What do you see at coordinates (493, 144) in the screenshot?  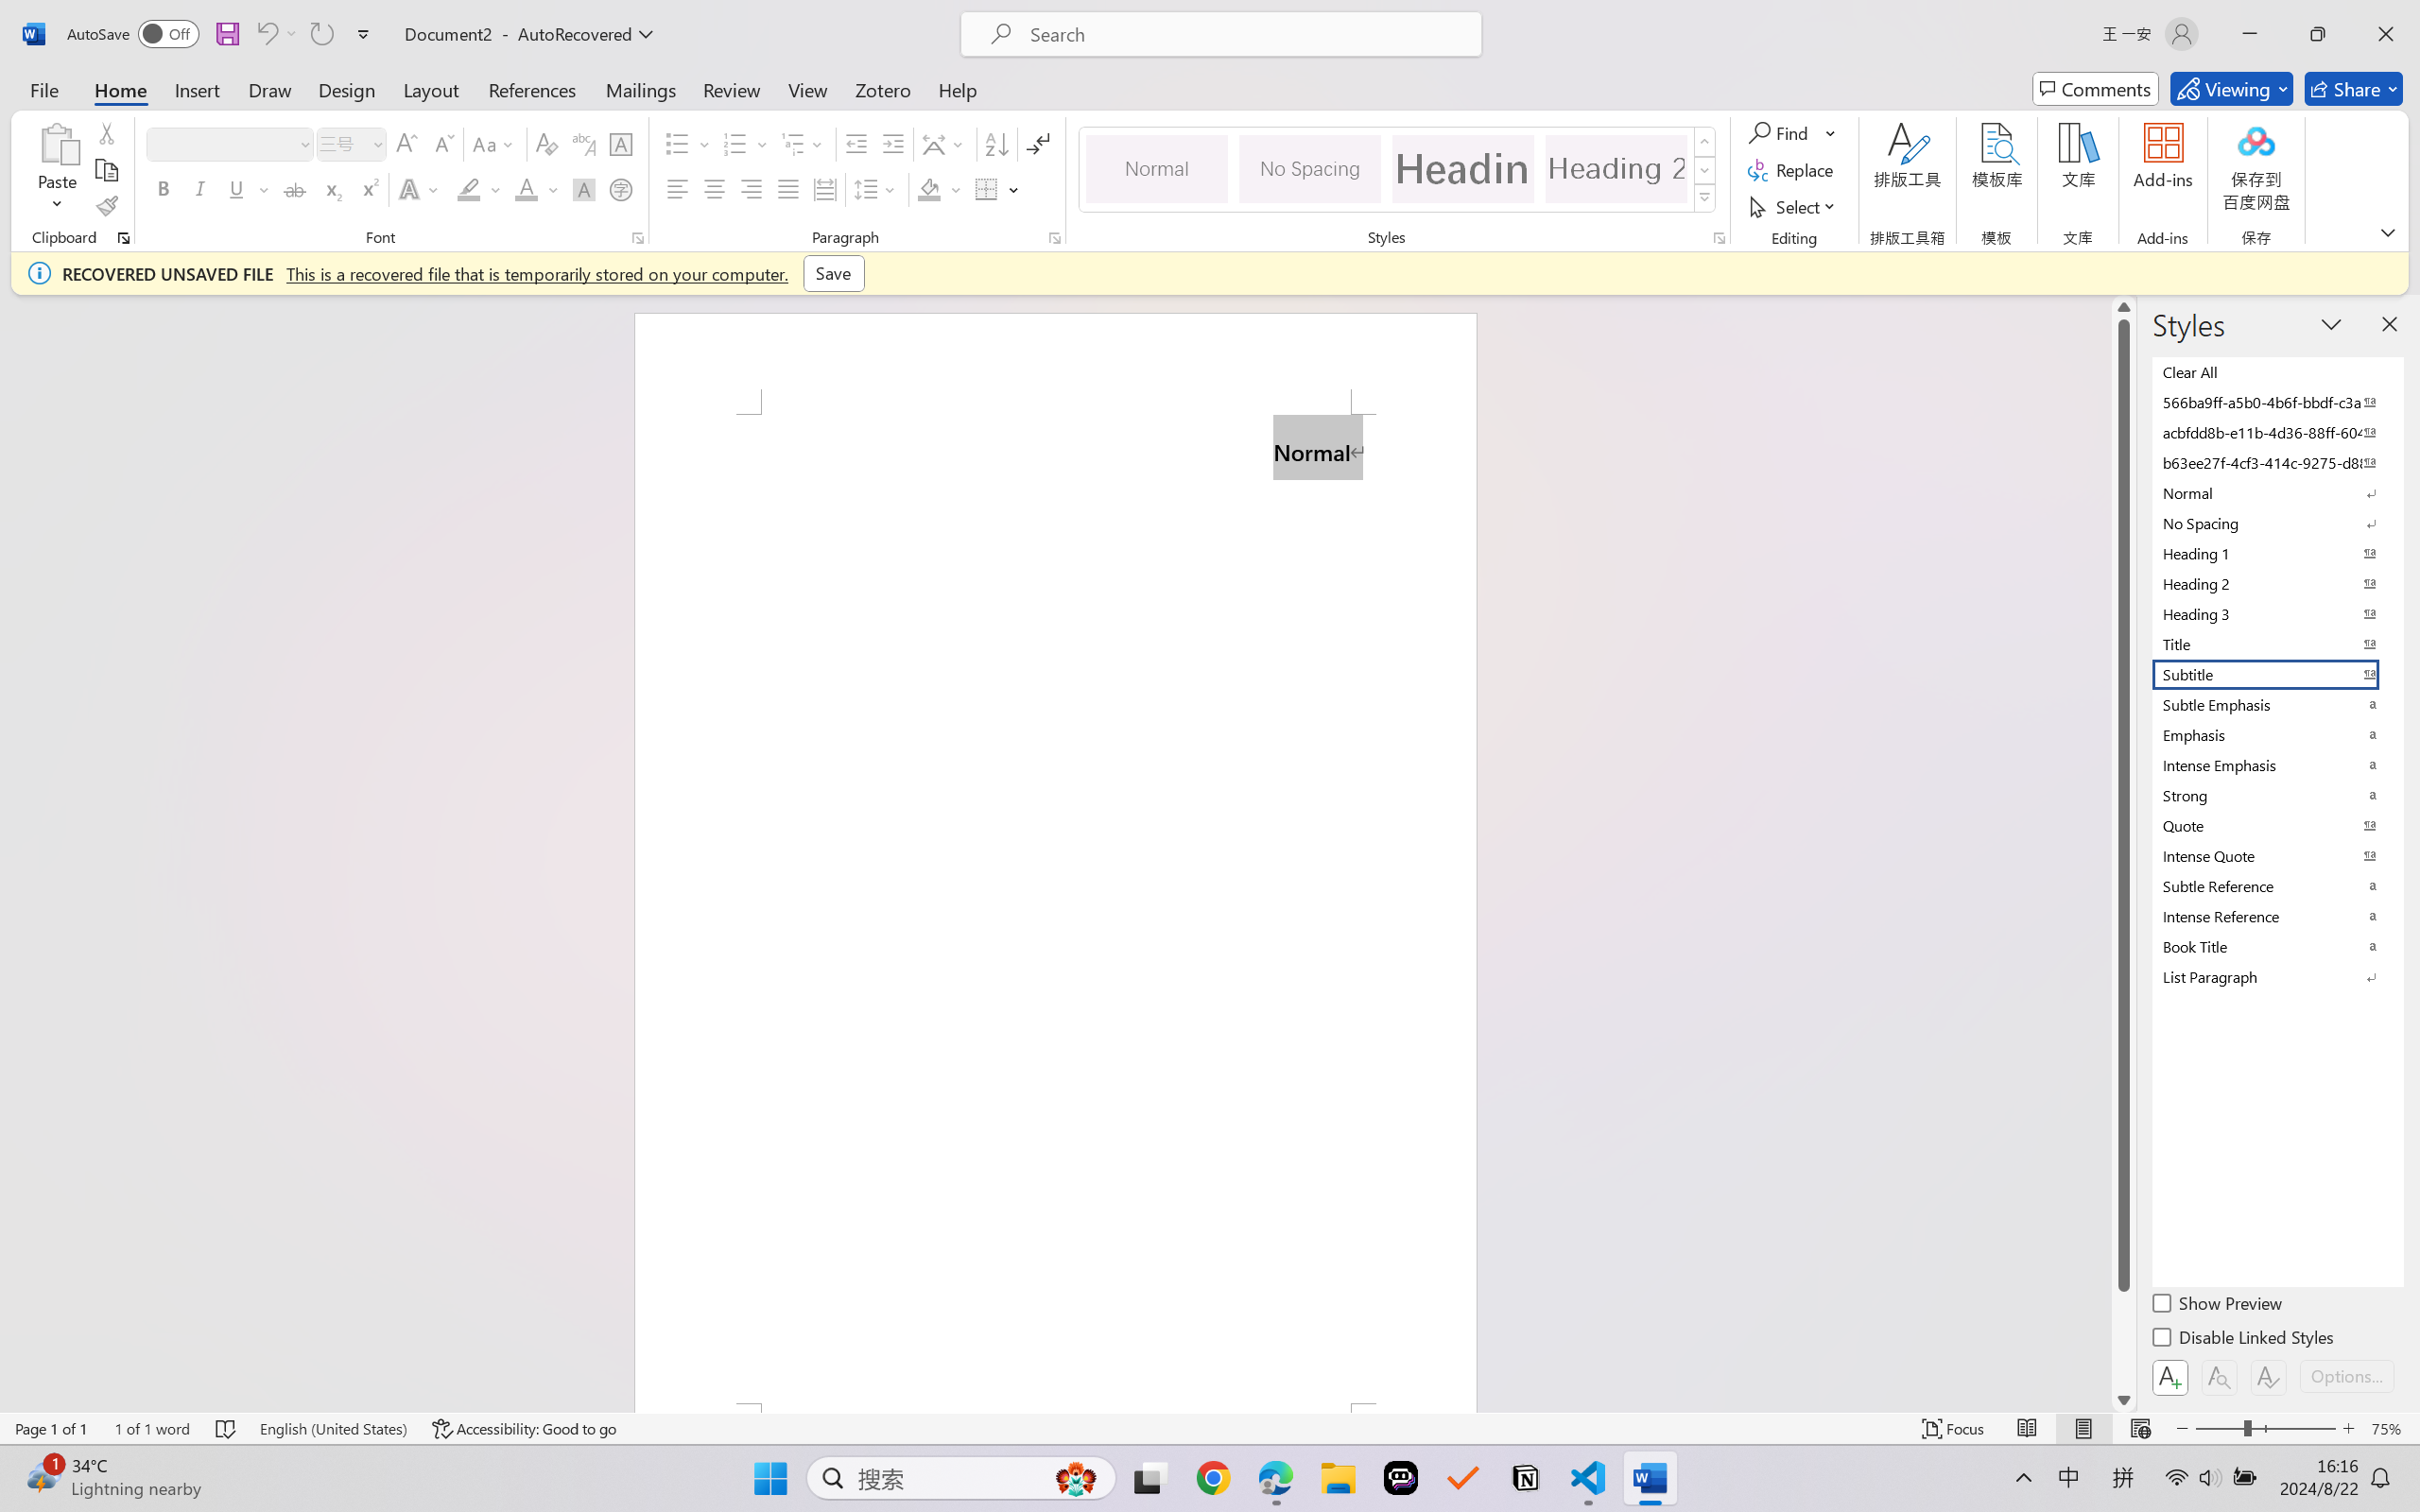 I see `'Change Case'` at bounding box center [493, 144].